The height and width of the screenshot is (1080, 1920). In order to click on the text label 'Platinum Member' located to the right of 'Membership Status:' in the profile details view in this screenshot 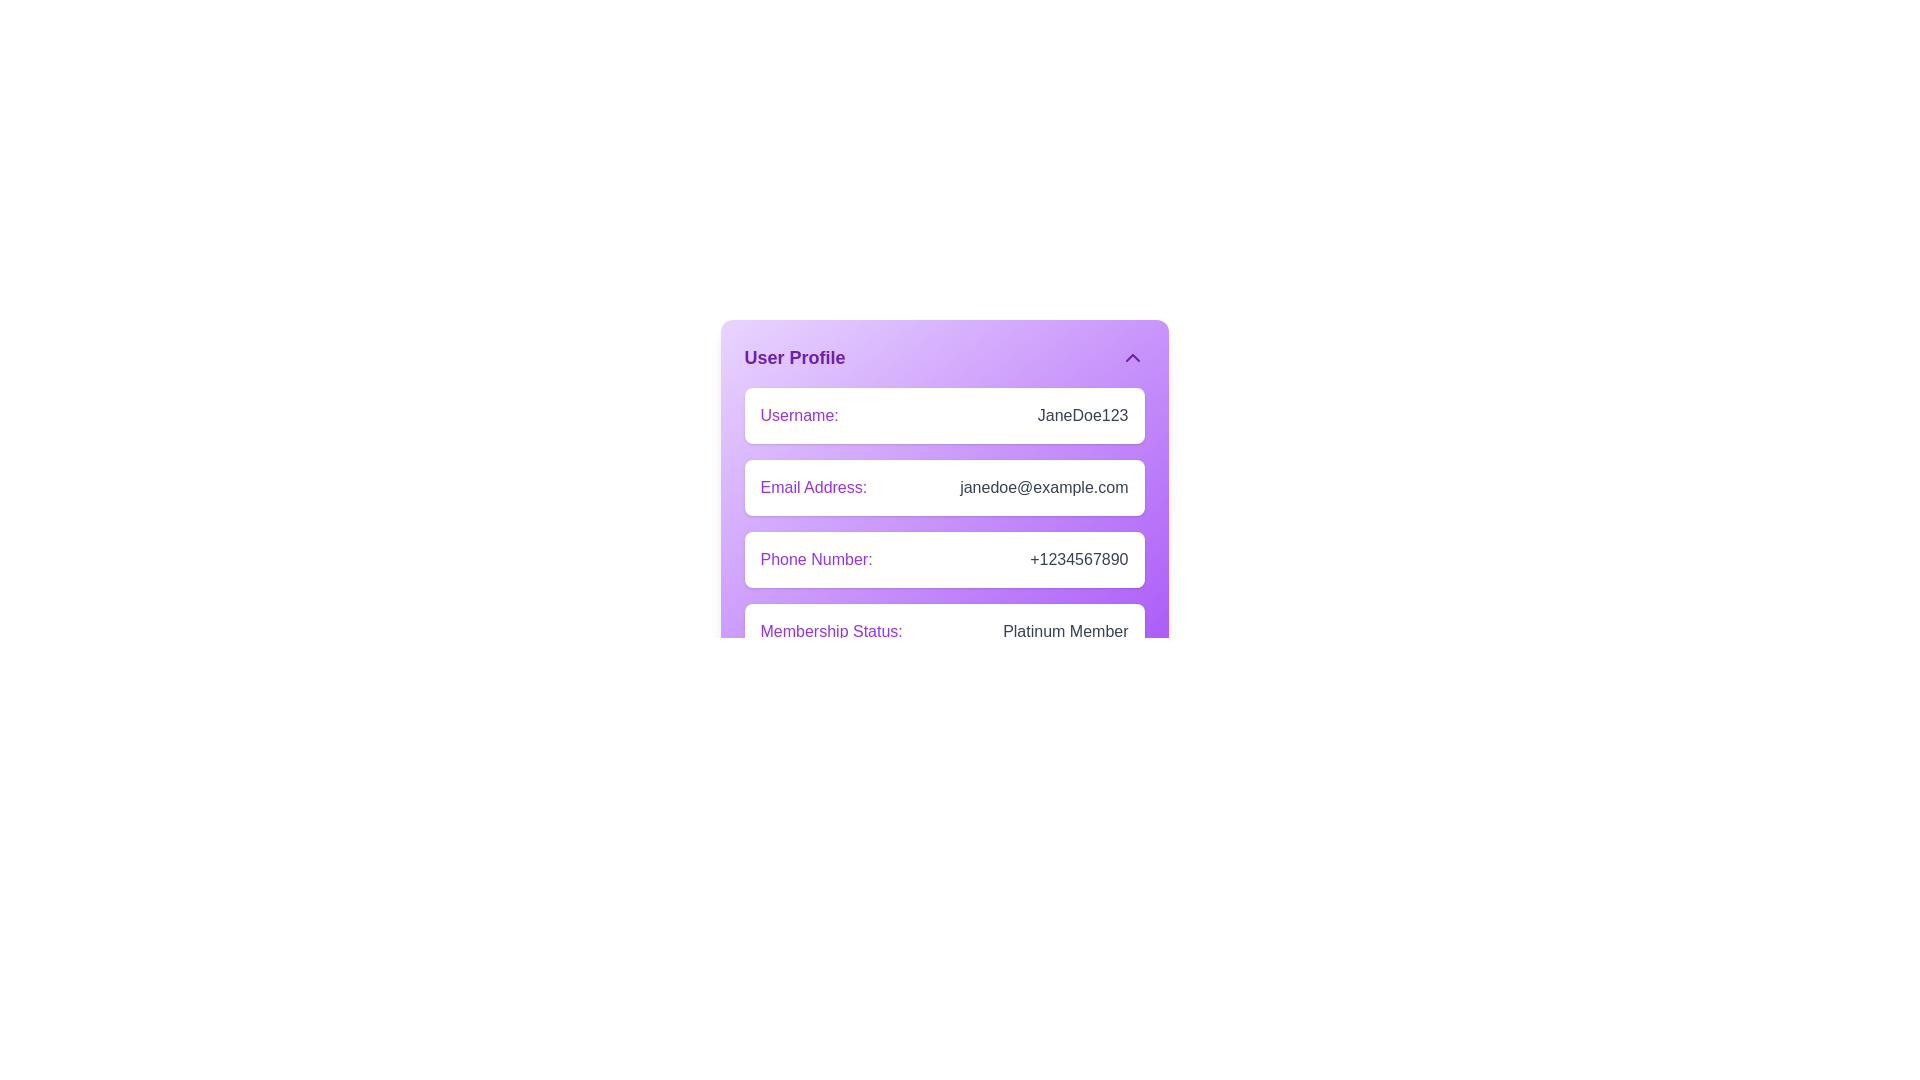, I will do `click(1064, 632)`.